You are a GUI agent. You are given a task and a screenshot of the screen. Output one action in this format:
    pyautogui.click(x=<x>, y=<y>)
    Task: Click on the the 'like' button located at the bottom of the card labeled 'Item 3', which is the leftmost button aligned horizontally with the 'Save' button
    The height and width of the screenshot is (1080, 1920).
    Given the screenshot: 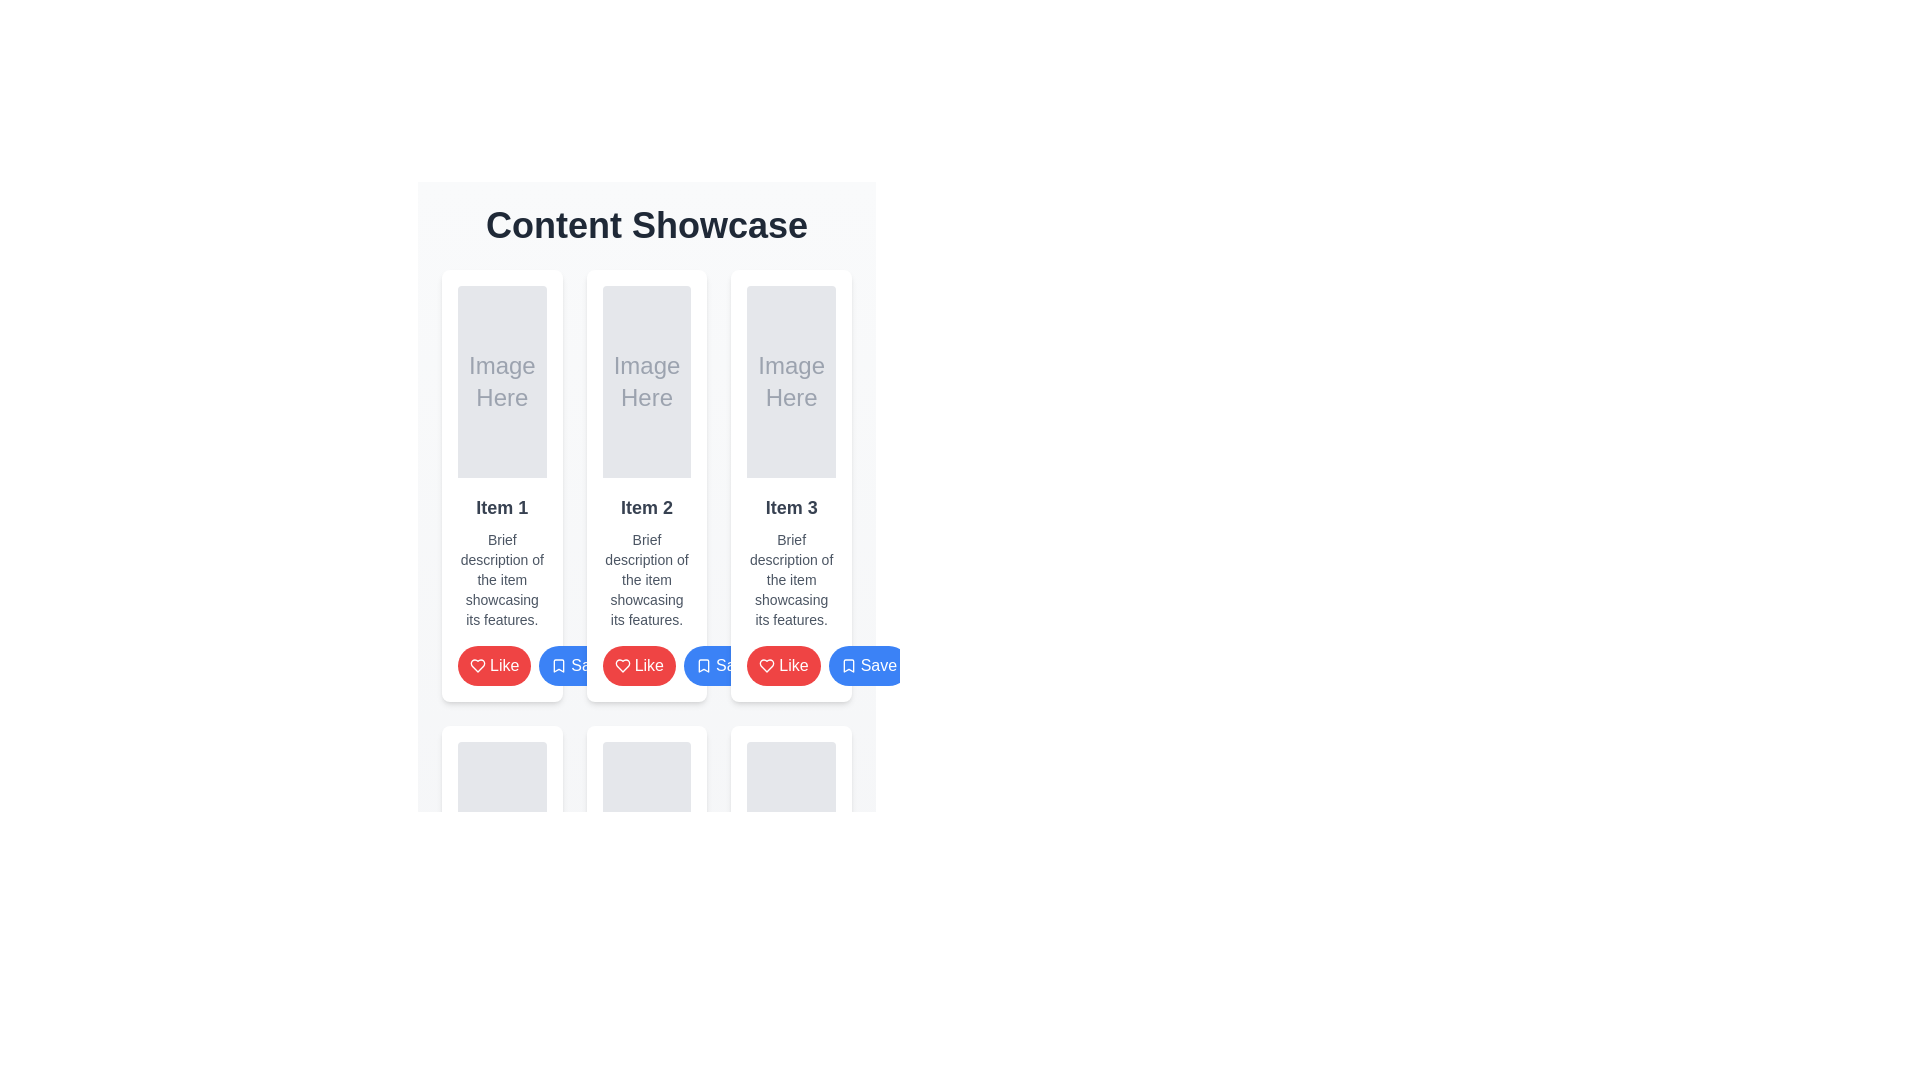 What is the action you would take?
    pyautogui.click(x=782, y=666)
    